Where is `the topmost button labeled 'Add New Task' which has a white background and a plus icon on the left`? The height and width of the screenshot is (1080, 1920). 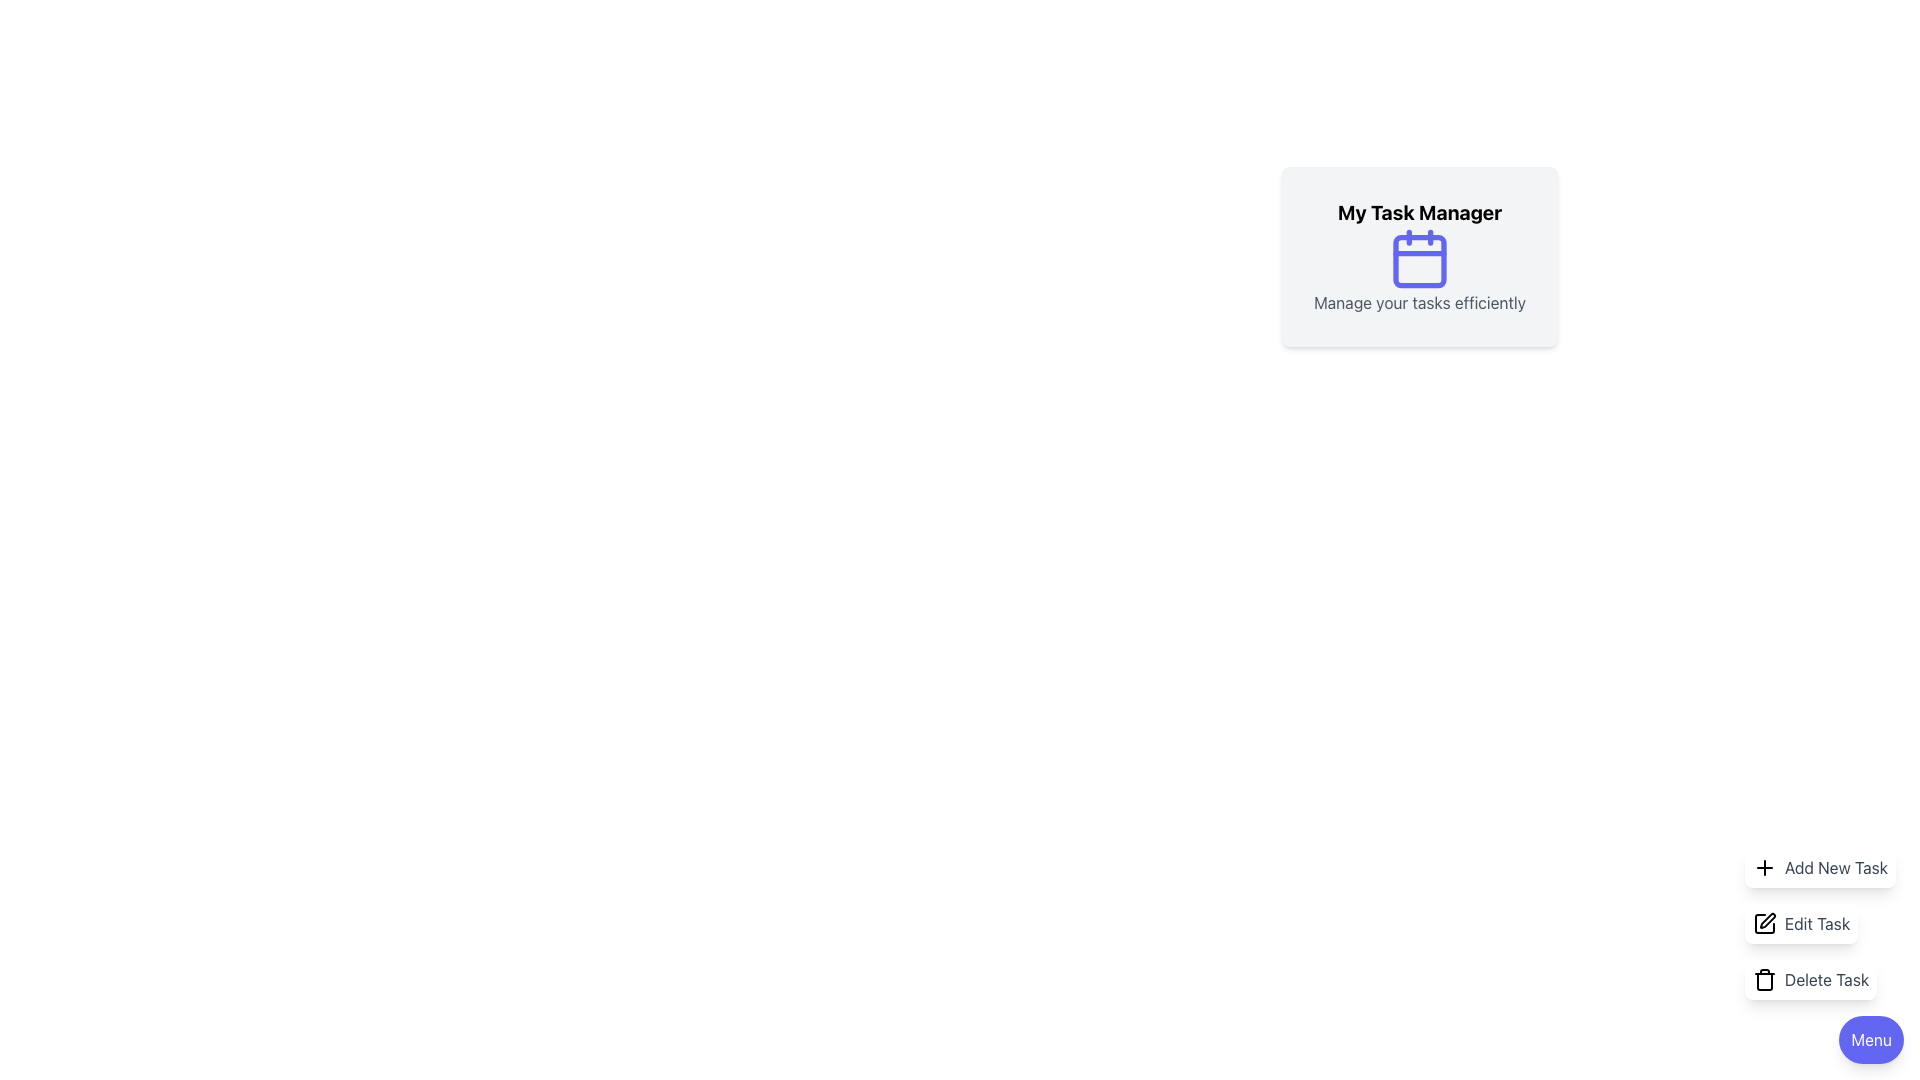
the topmost button labeled 'Add New Task' which has a white background and a plus icon on the left is located at coordinates (1820, 866).